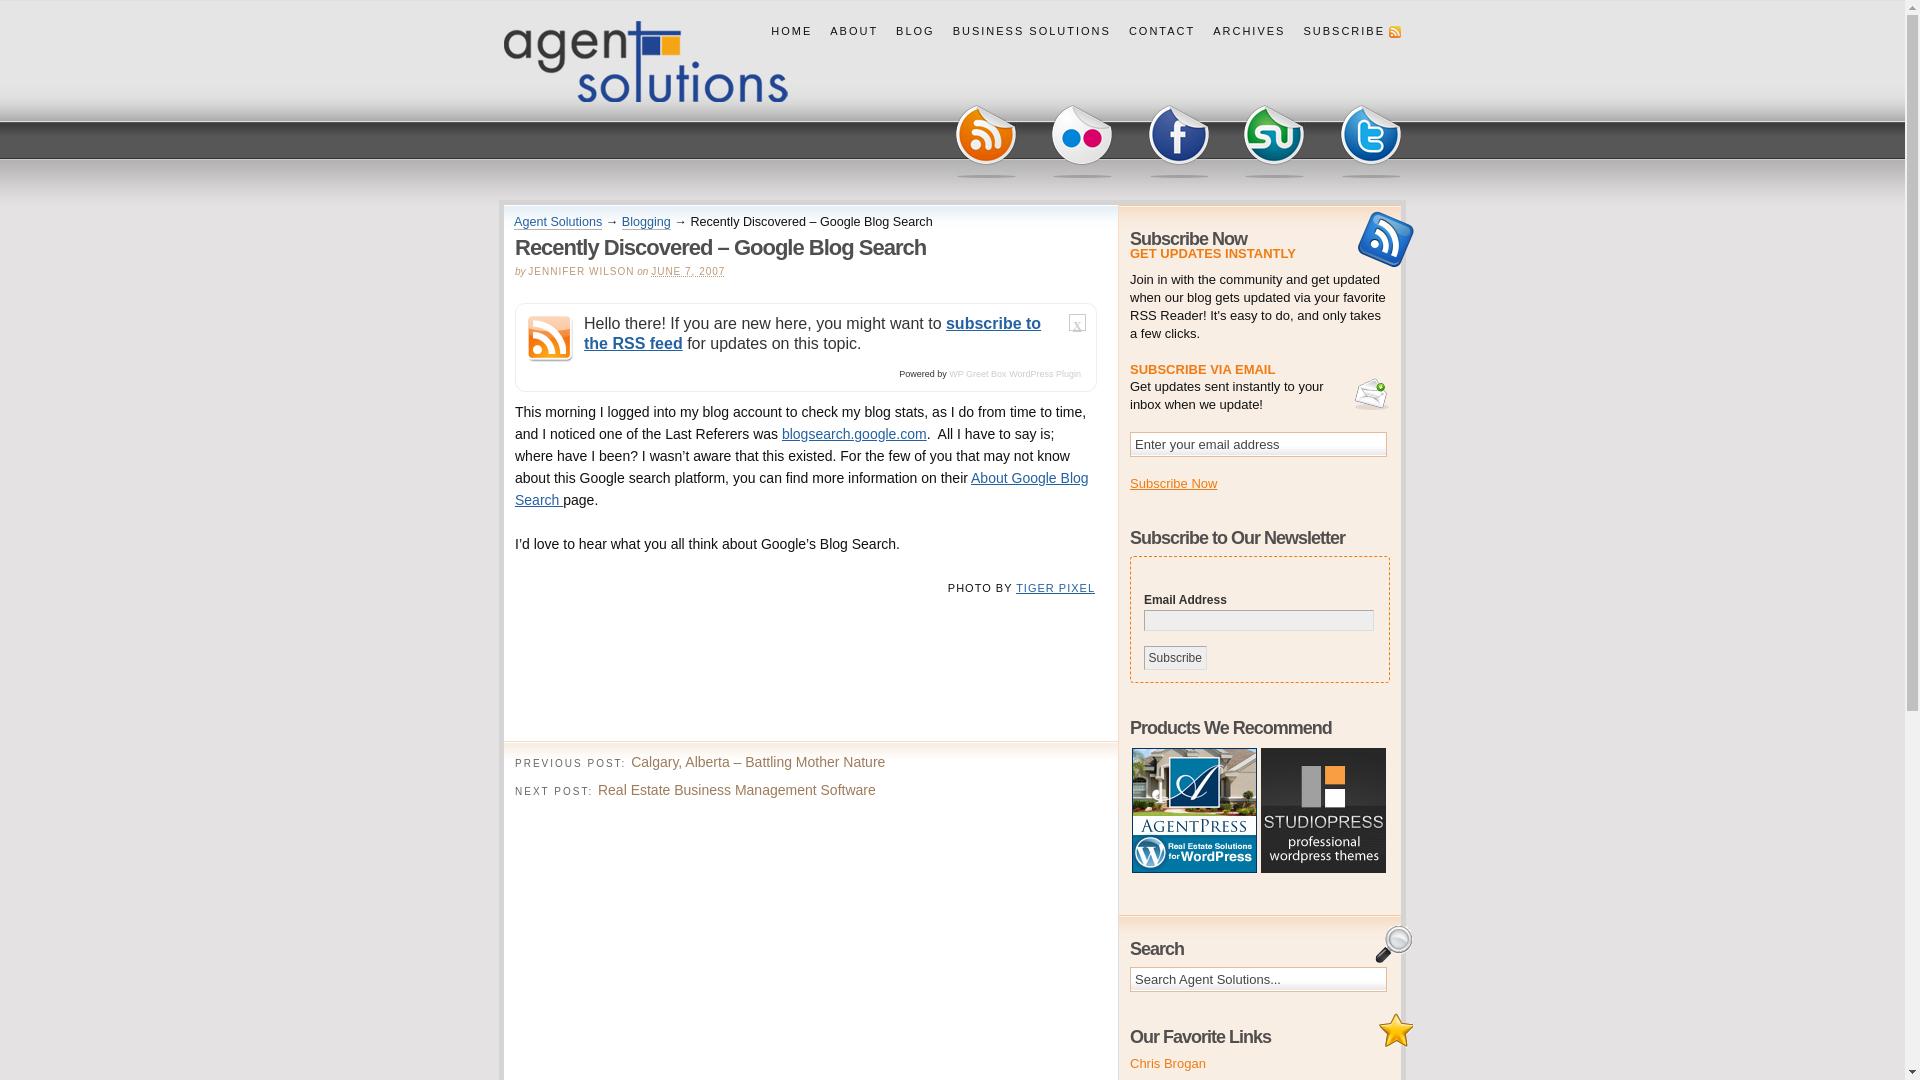 The image size is (1920, 1080). What do you see at coordinates (820, 31) in the screenshot?
I see `'ABOUT'` at bounding box center [820, 31].